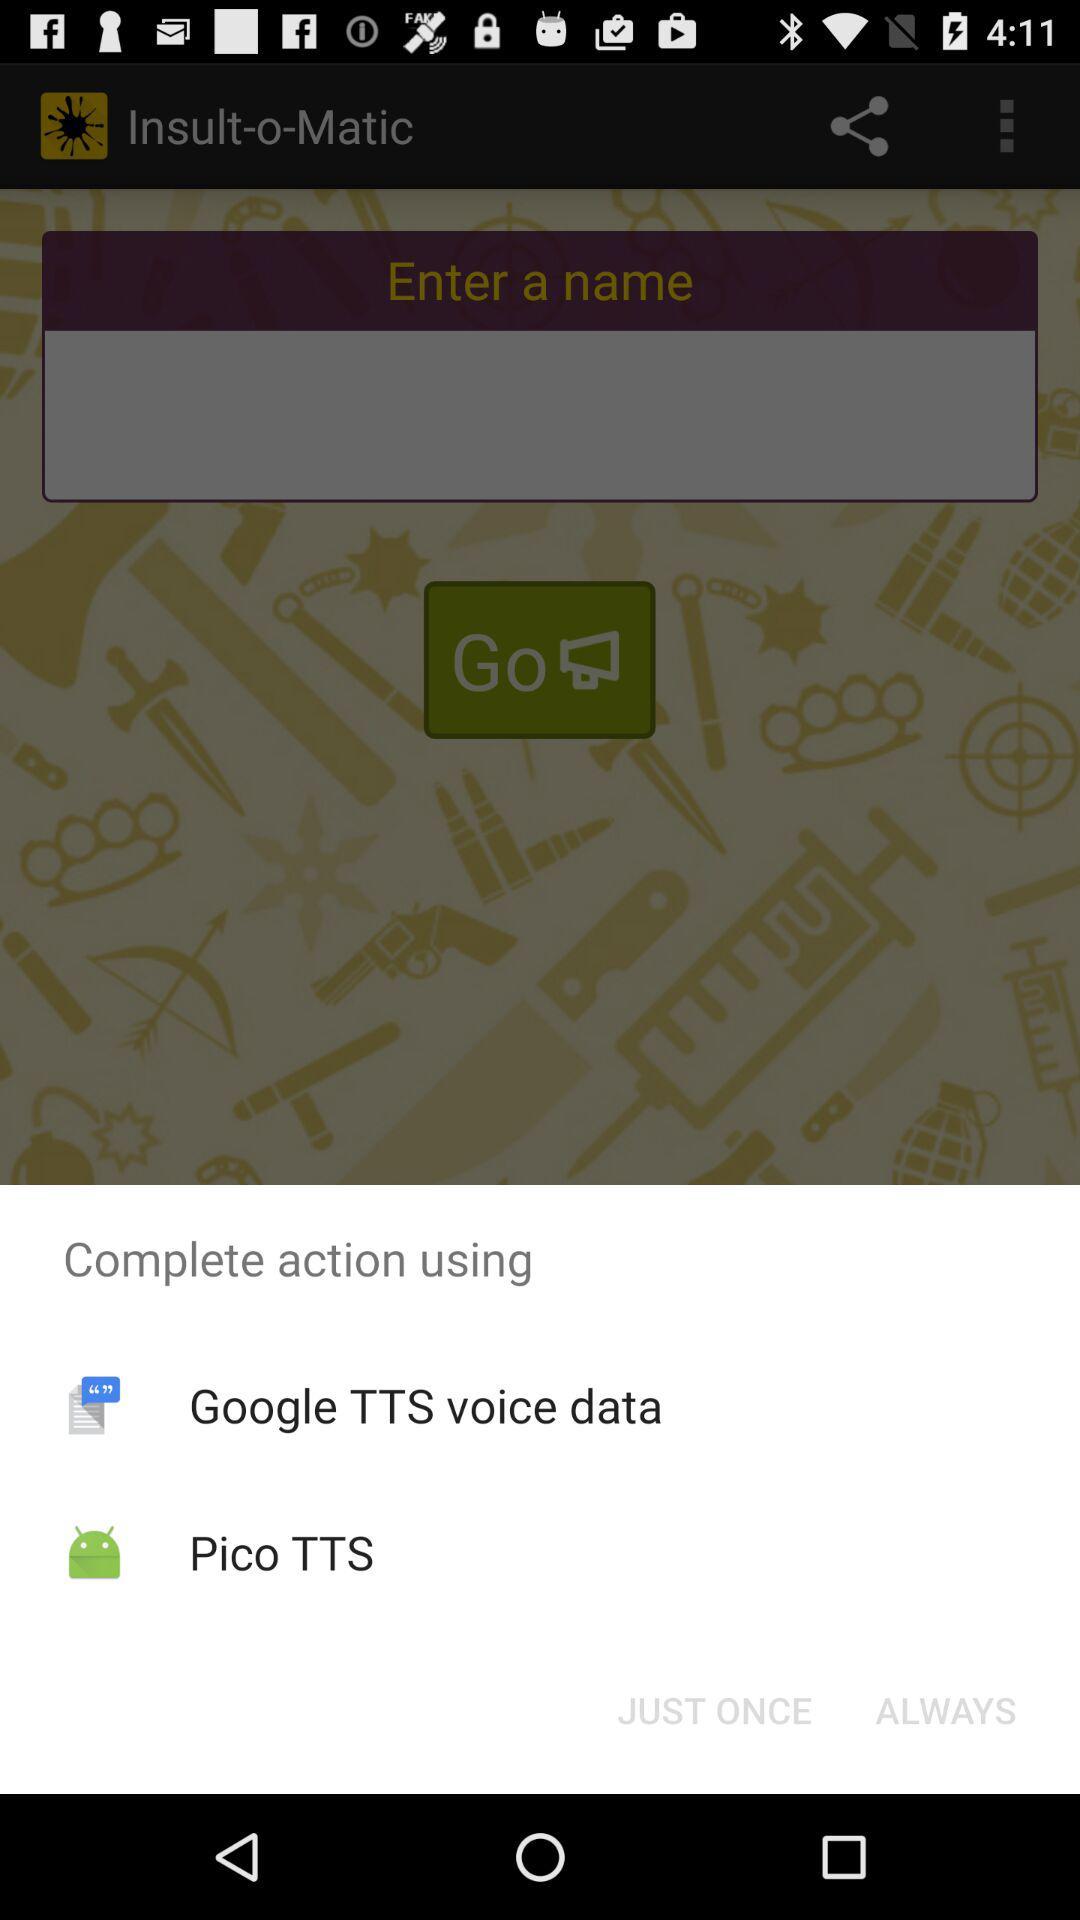 This screenshot has height=1920, width=1080. I want to click on the item below google tts voice app, so click(713, 1708).